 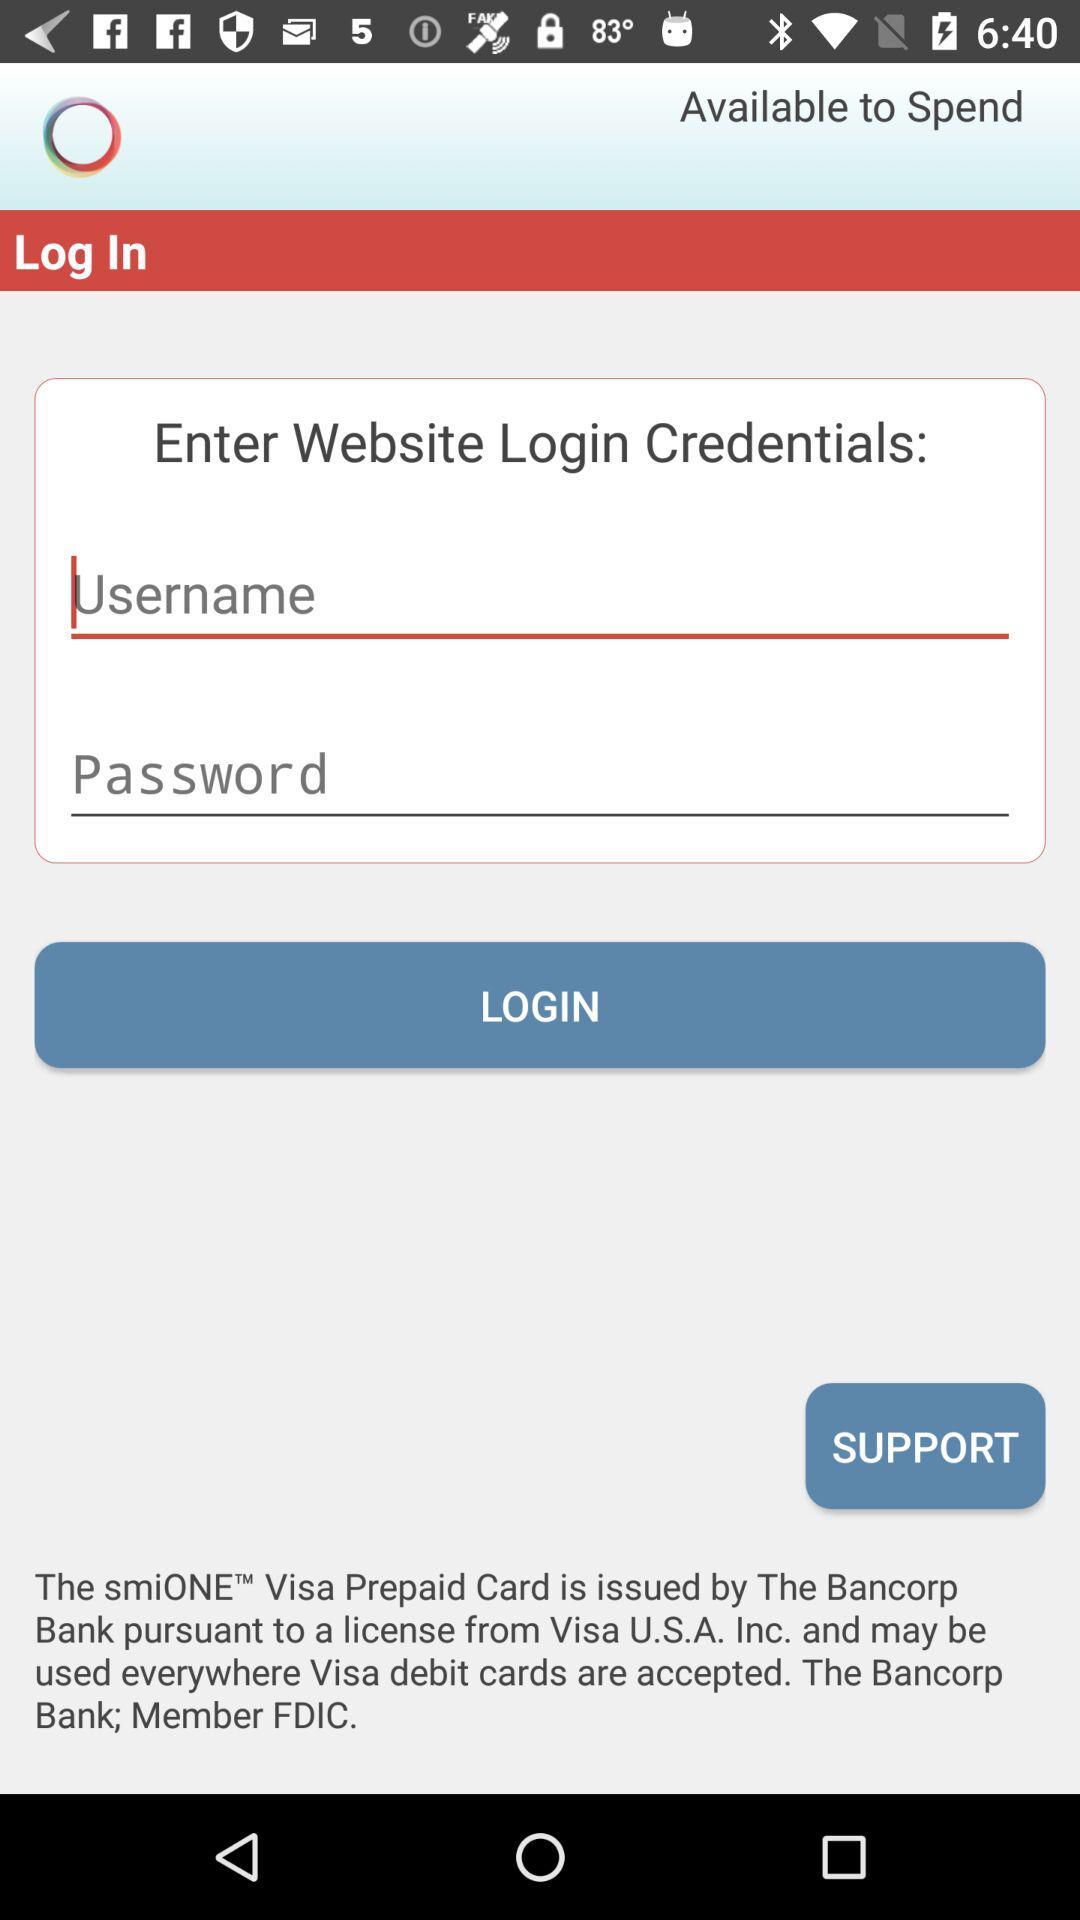 I want to click on the support icon, so click(x=925, y=1445).